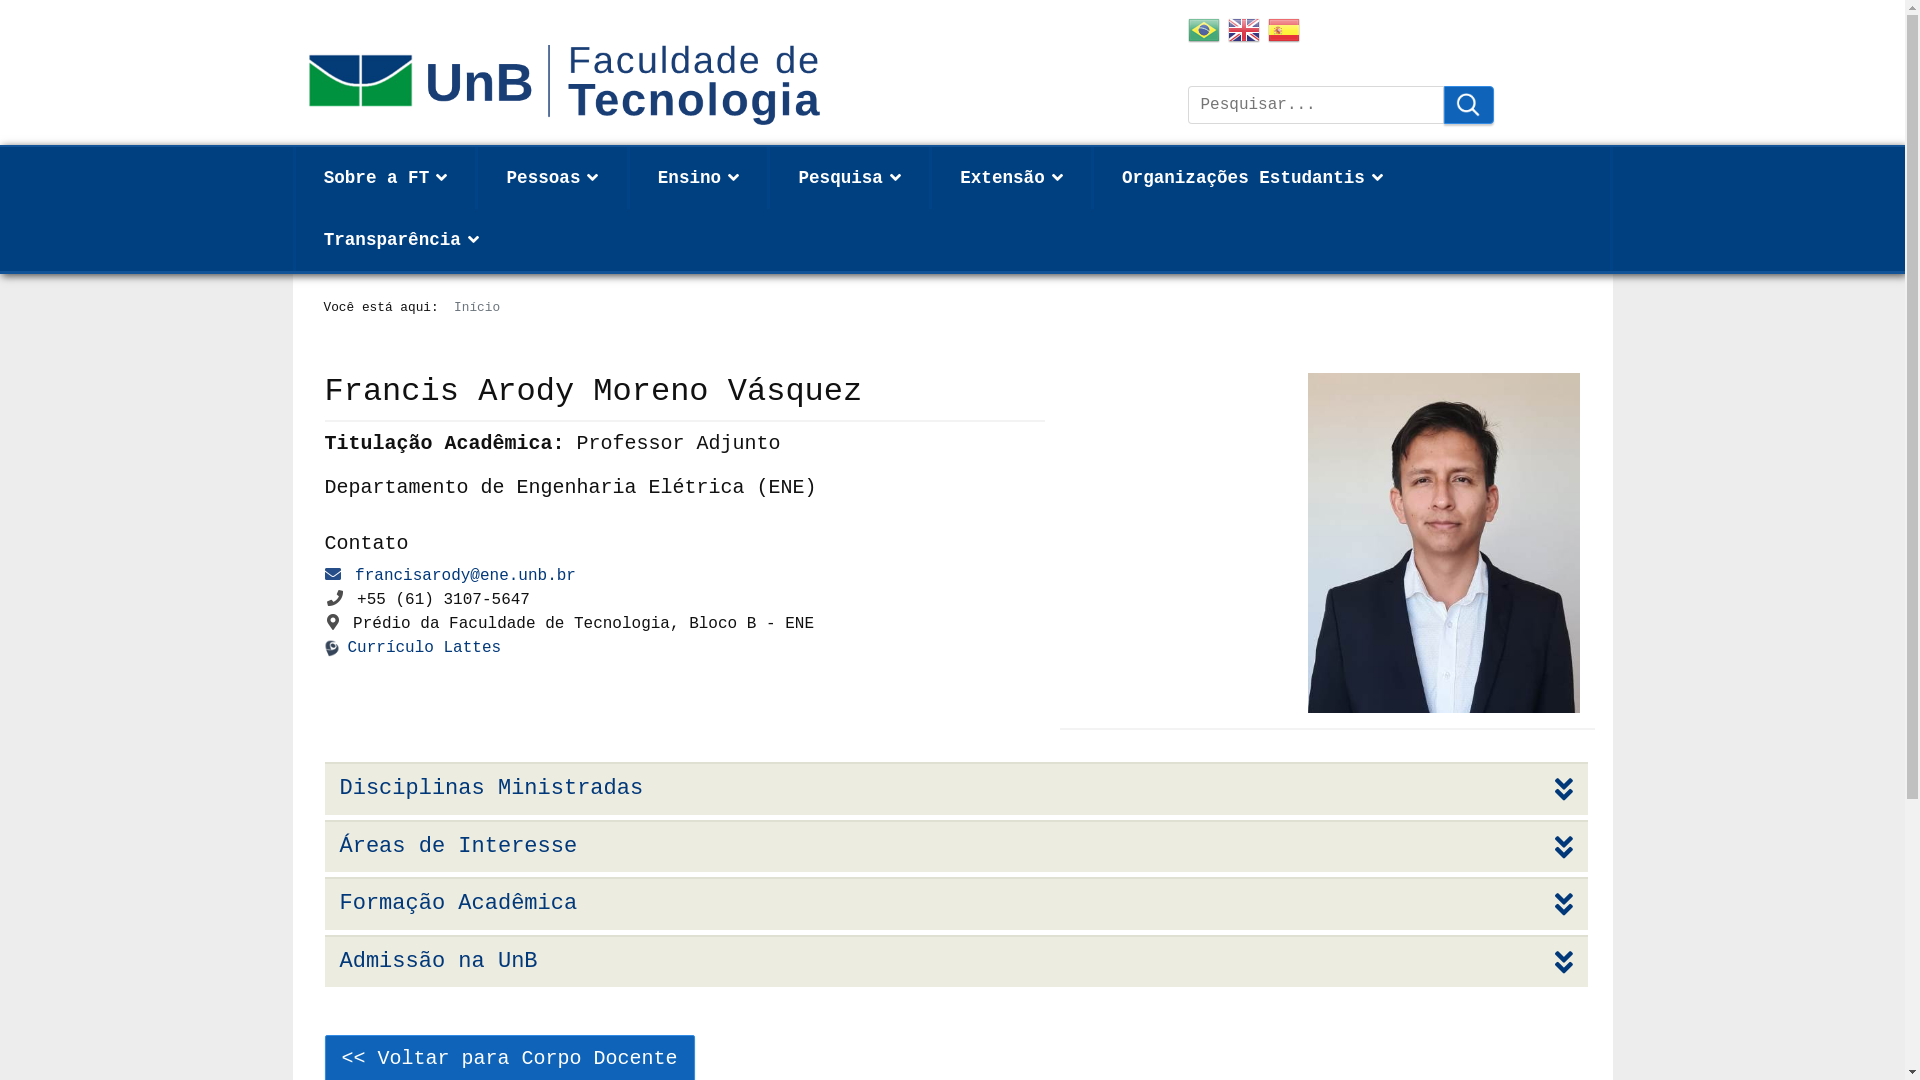 The height and width of the screenshot is (1080, 1920). Describe the element at coordinates (1188, 33) in the screenshot. I see `'Portuguese'` at that location.